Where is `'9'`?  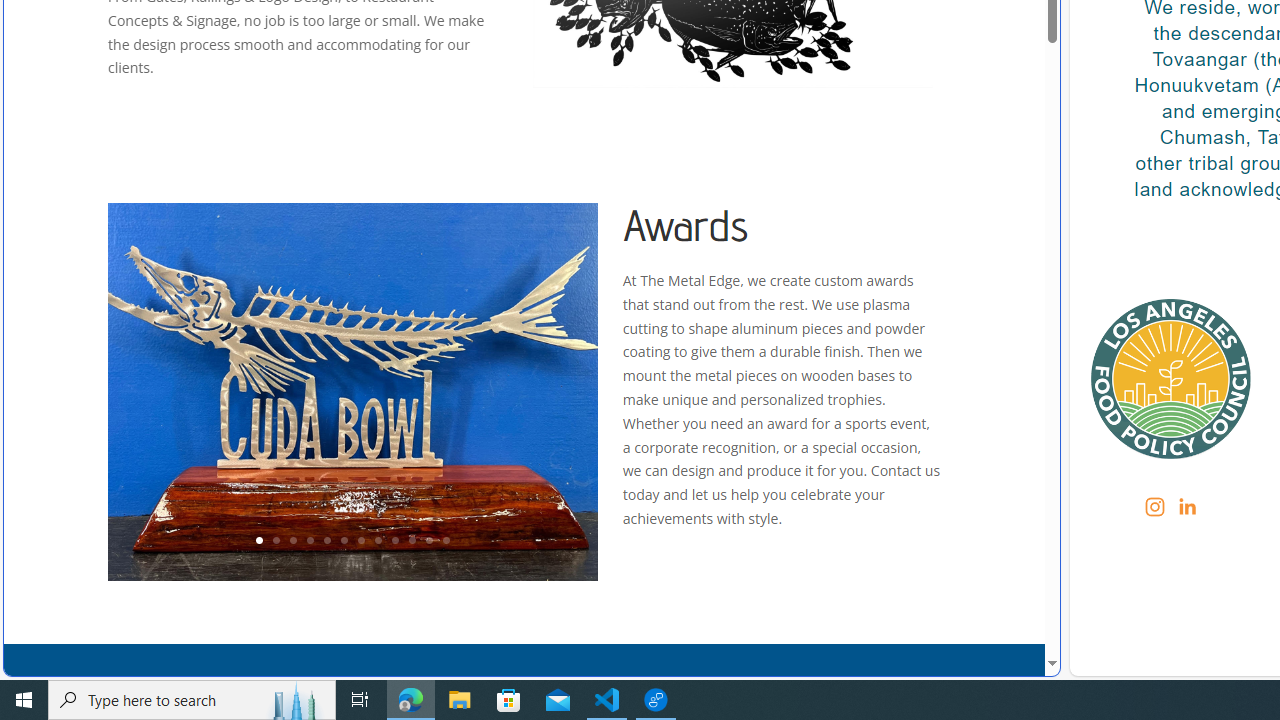 '9' is located at coordinates (394, 541).